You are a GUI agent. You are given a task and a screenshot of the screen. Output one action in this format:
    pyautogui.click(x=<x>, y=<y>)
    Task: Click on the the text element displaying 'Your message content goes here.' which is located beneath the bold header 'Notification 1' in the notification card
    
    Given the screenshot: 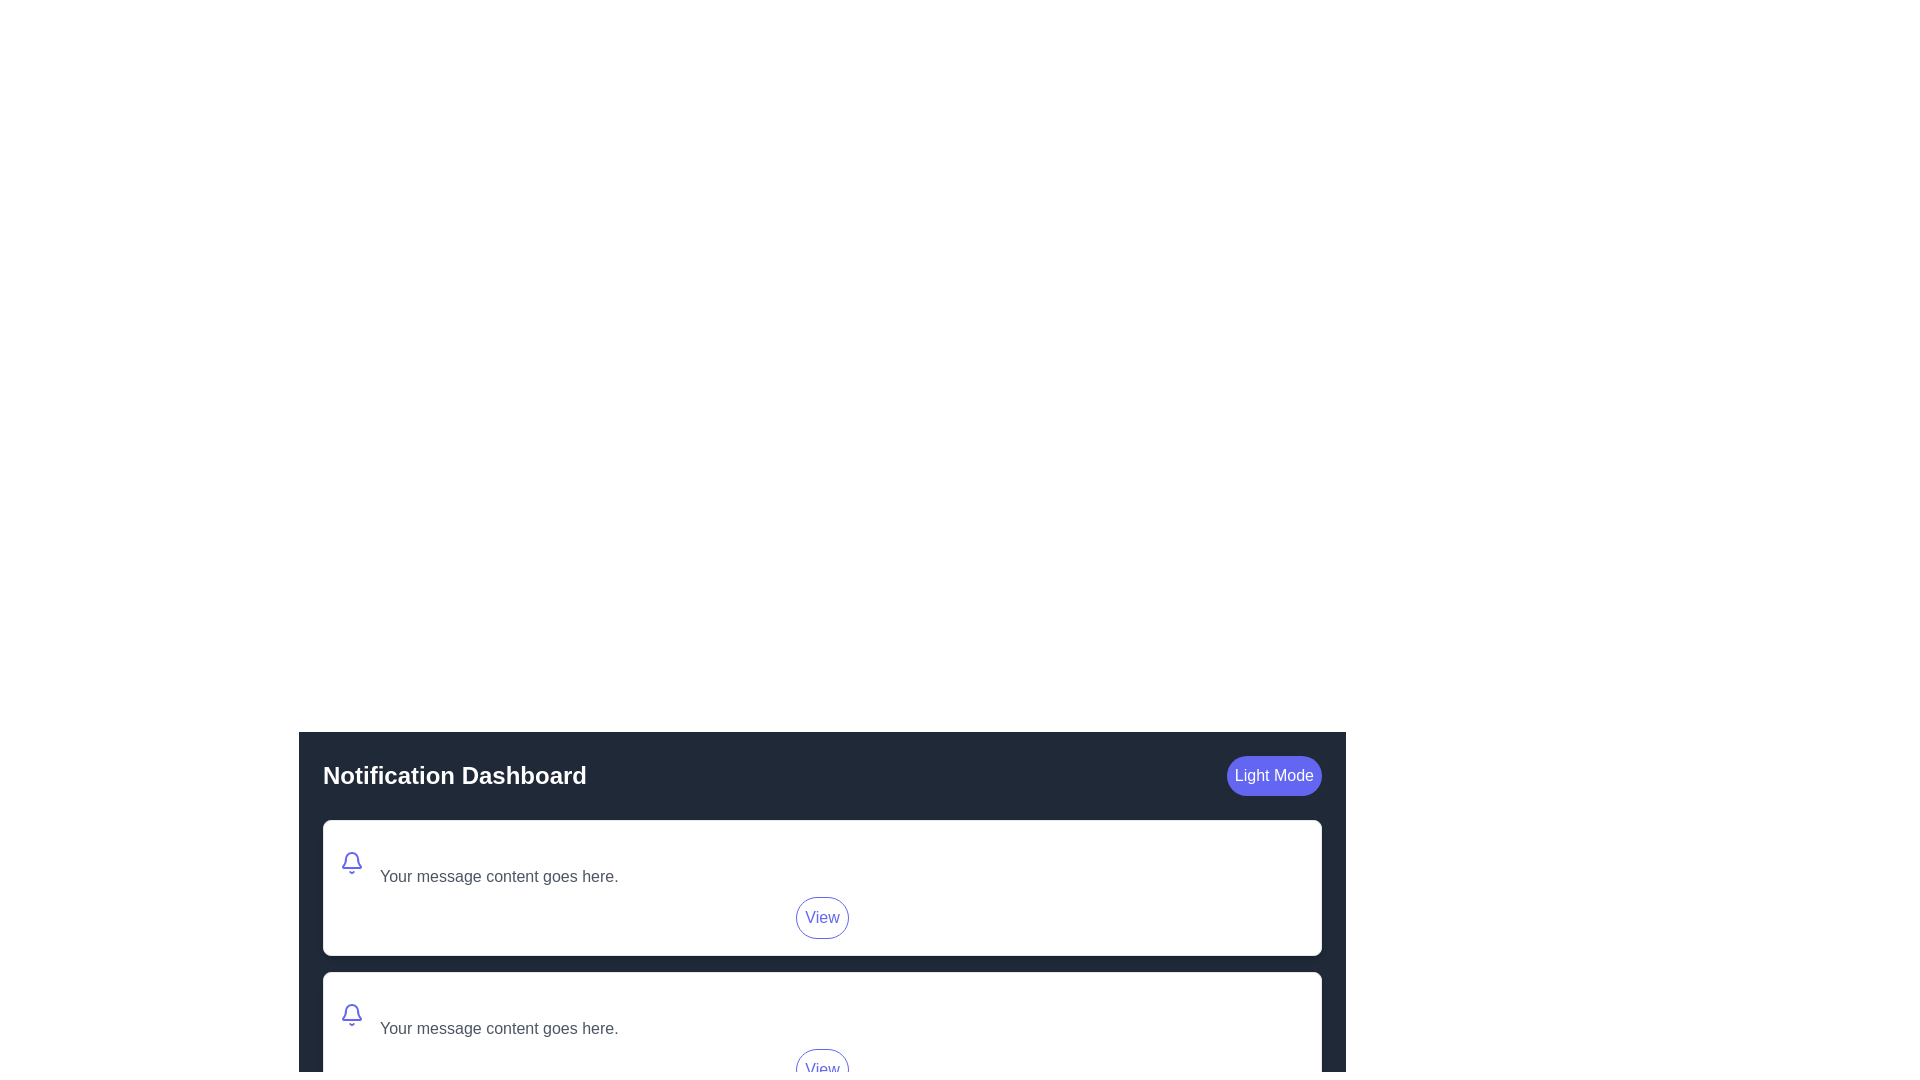 What is the action you would take?
    pyautogui.click(x=499, y=875)
    